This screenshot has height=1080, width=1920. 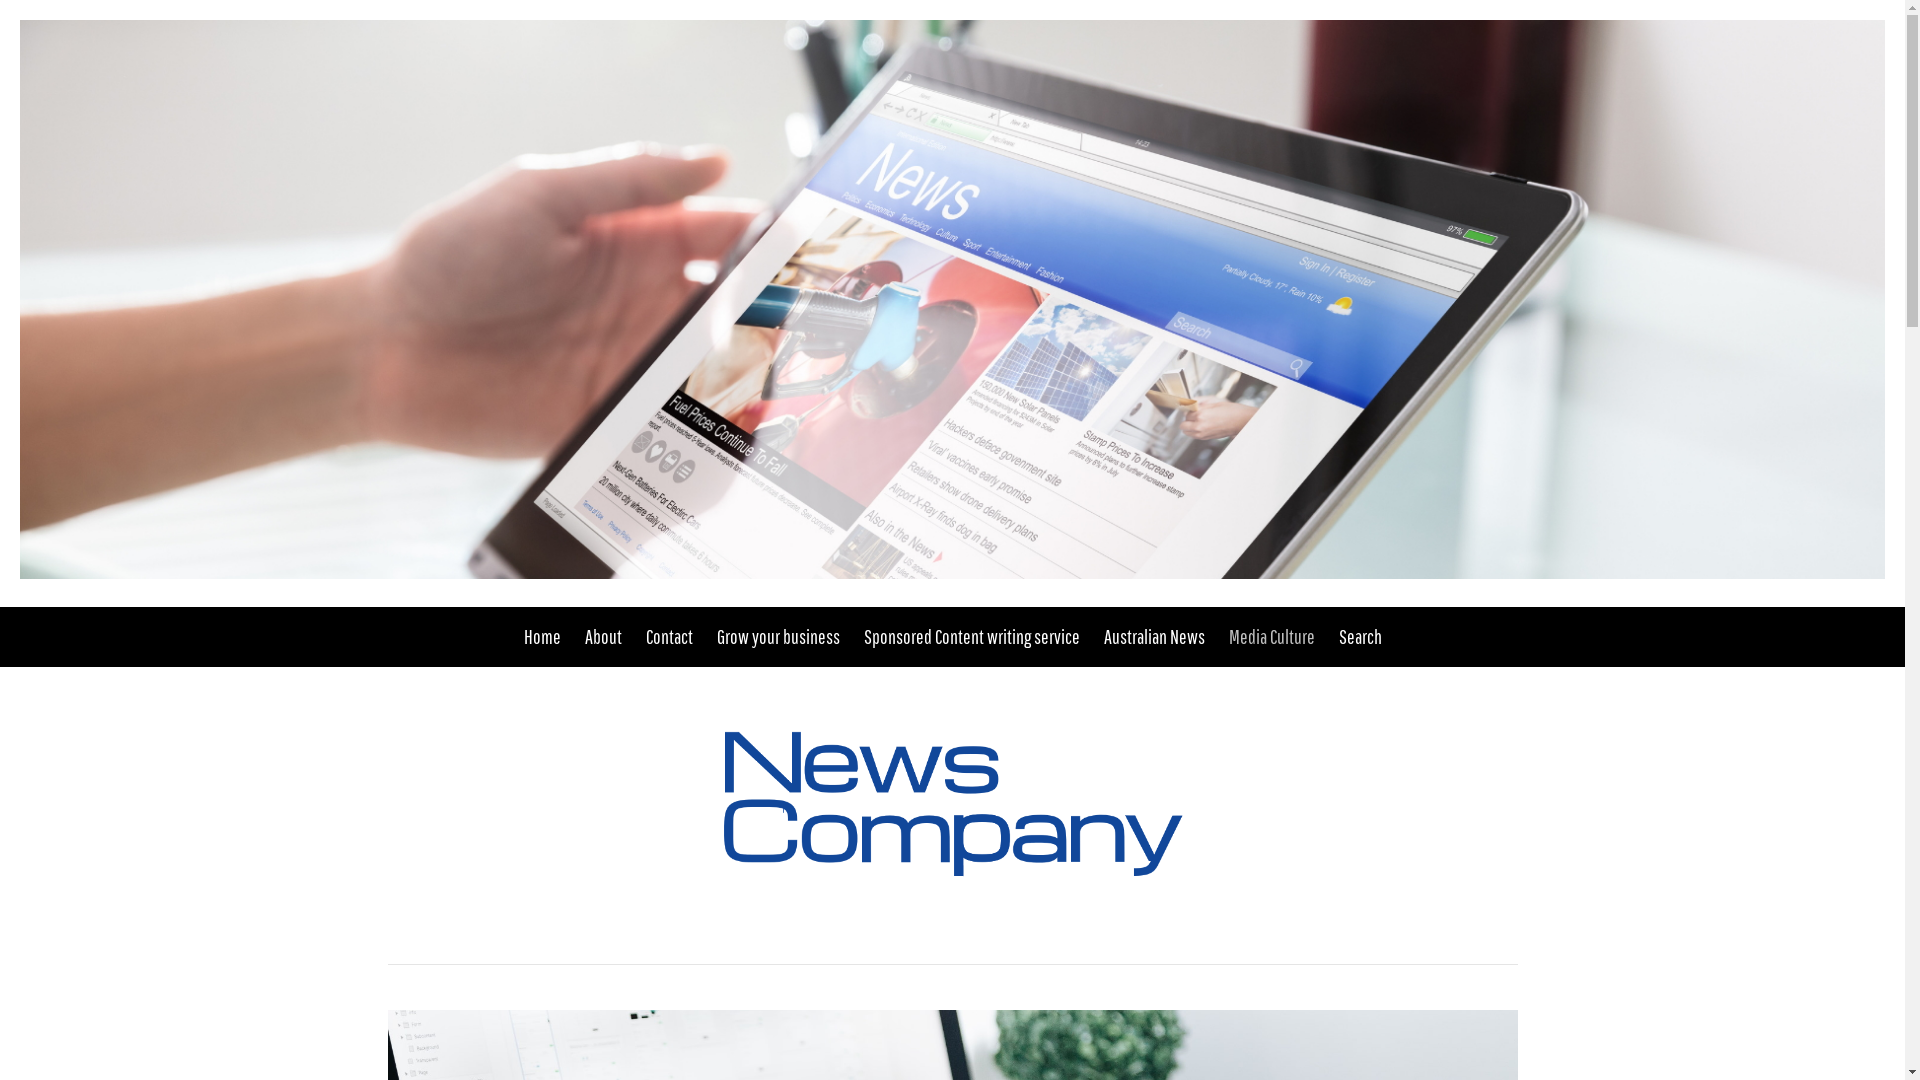 I want to click on 'Home', so click(x=523, y=636).